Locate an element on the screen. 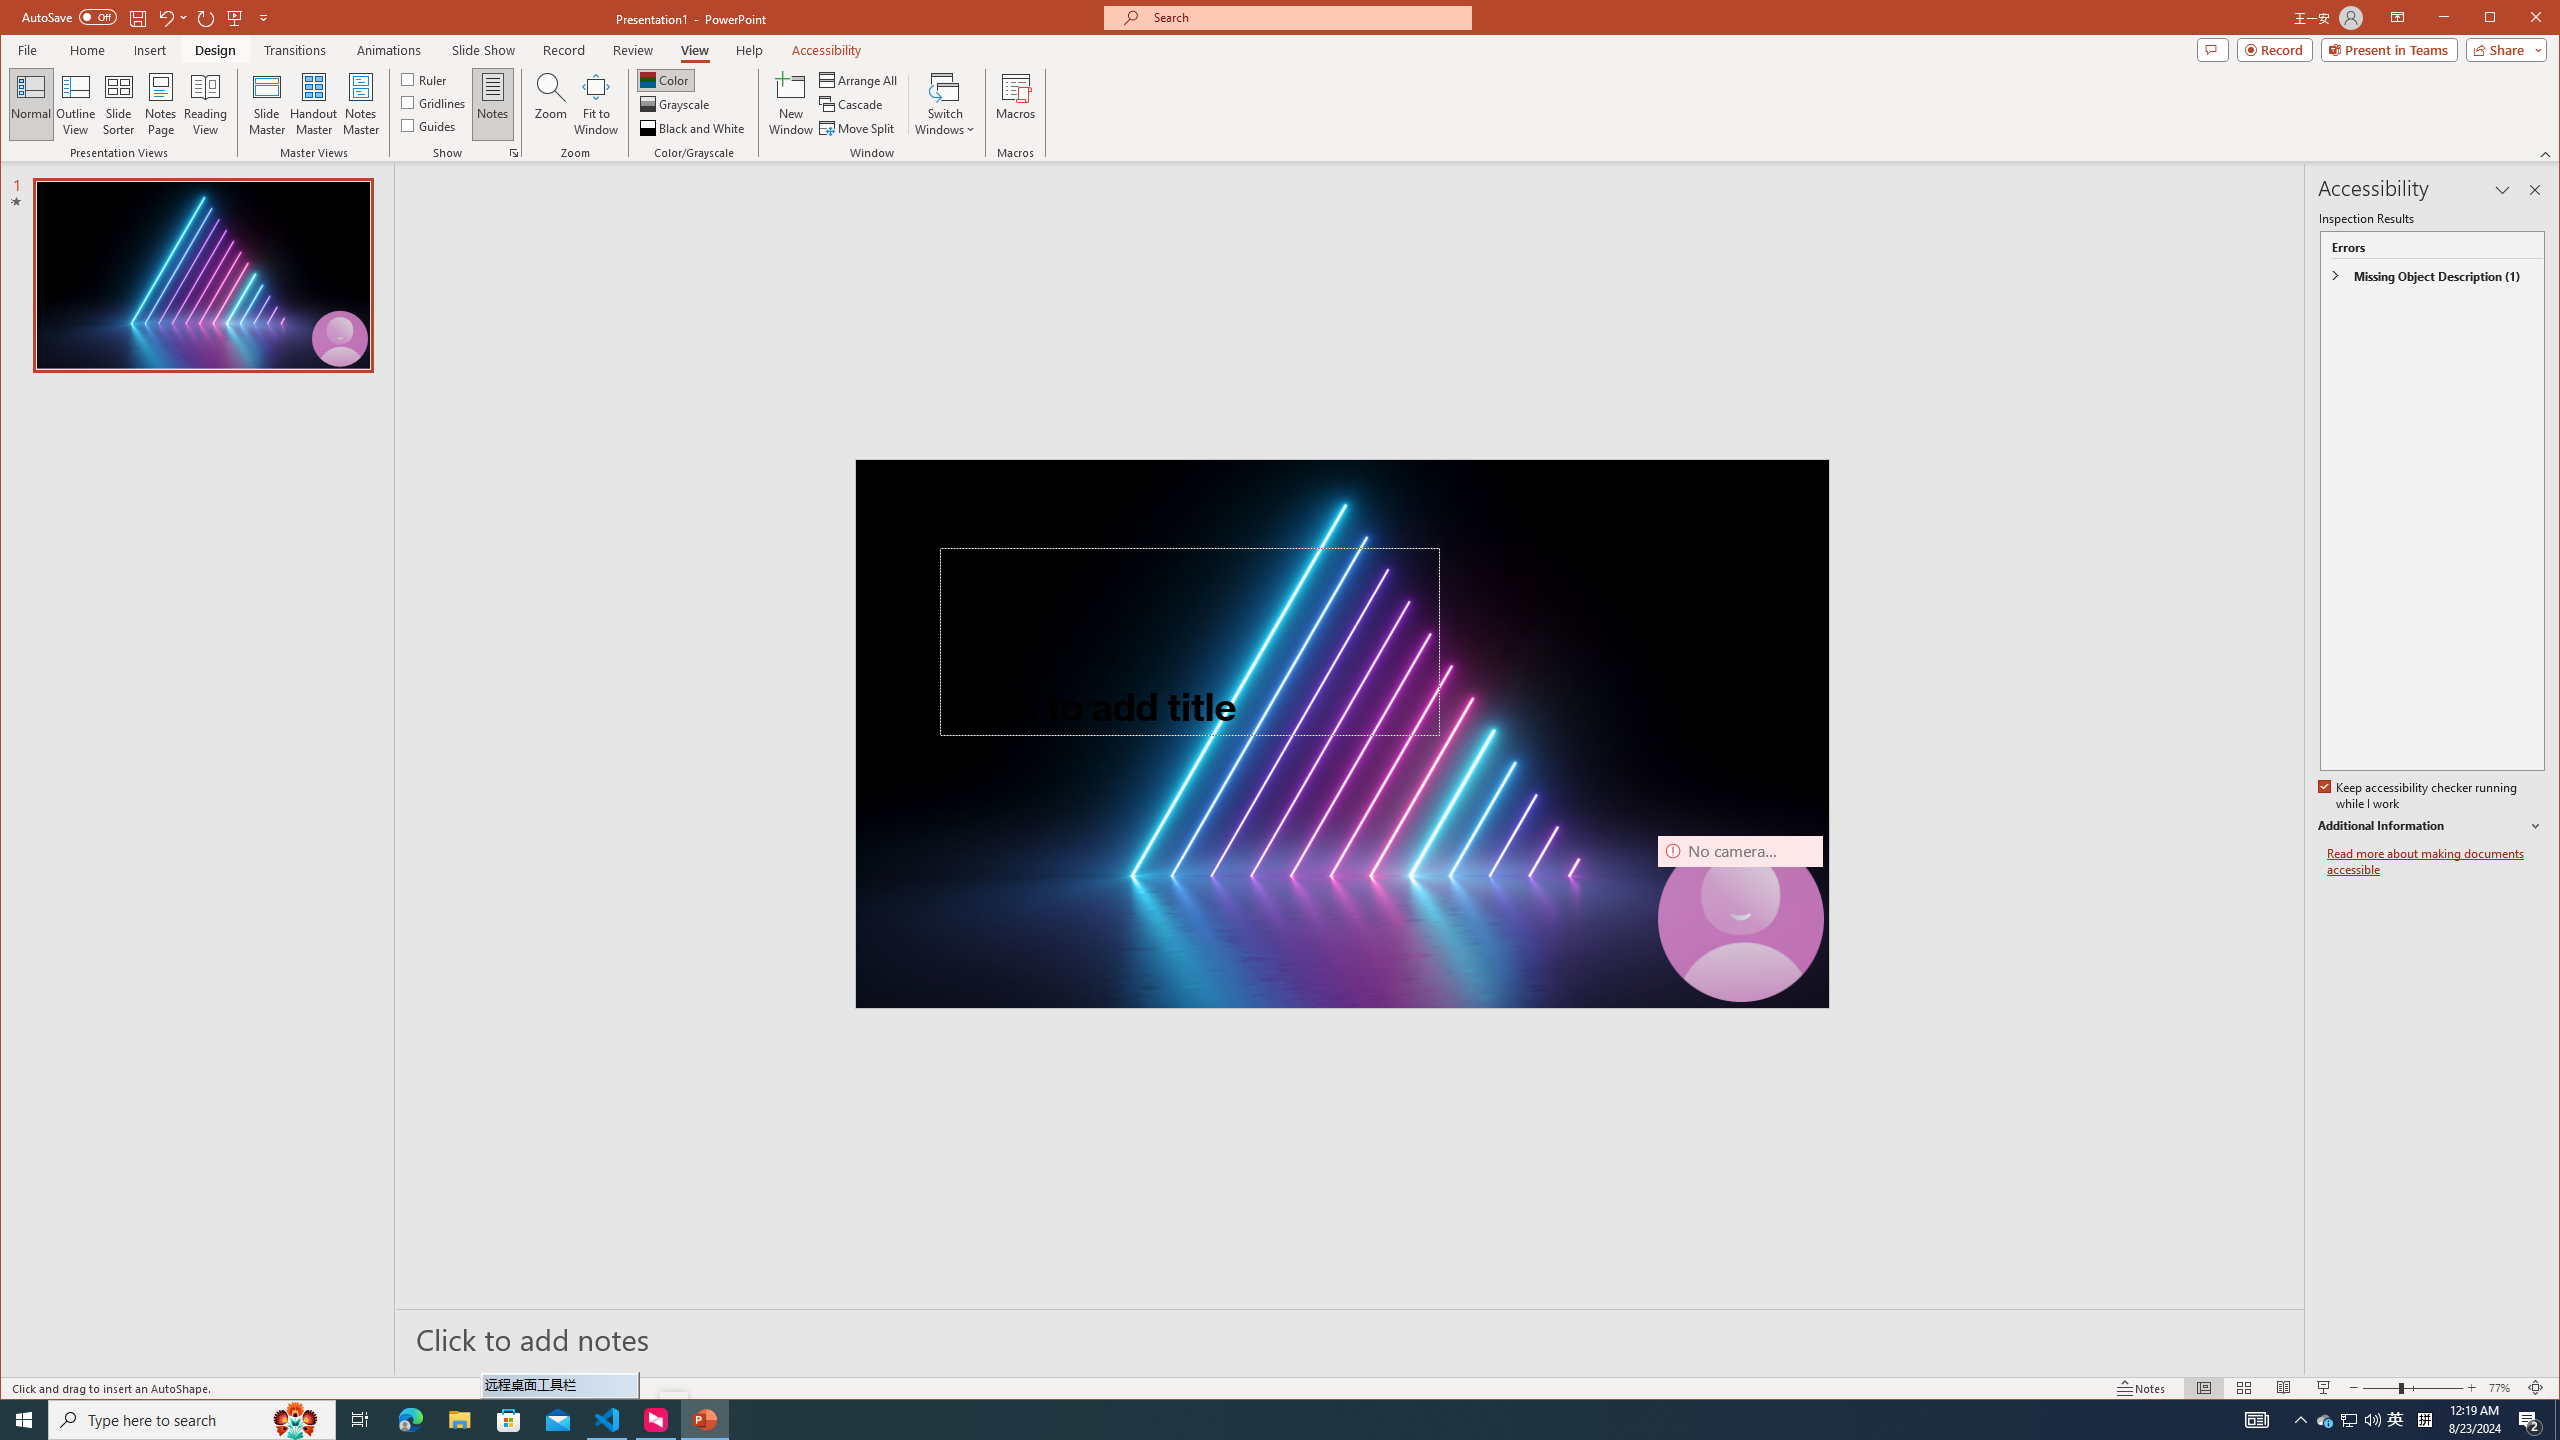 This screenshot has height=1440, width=2560. 'Neon laser lights aligned to form a triangle' is located at coordinates (1341, 732).